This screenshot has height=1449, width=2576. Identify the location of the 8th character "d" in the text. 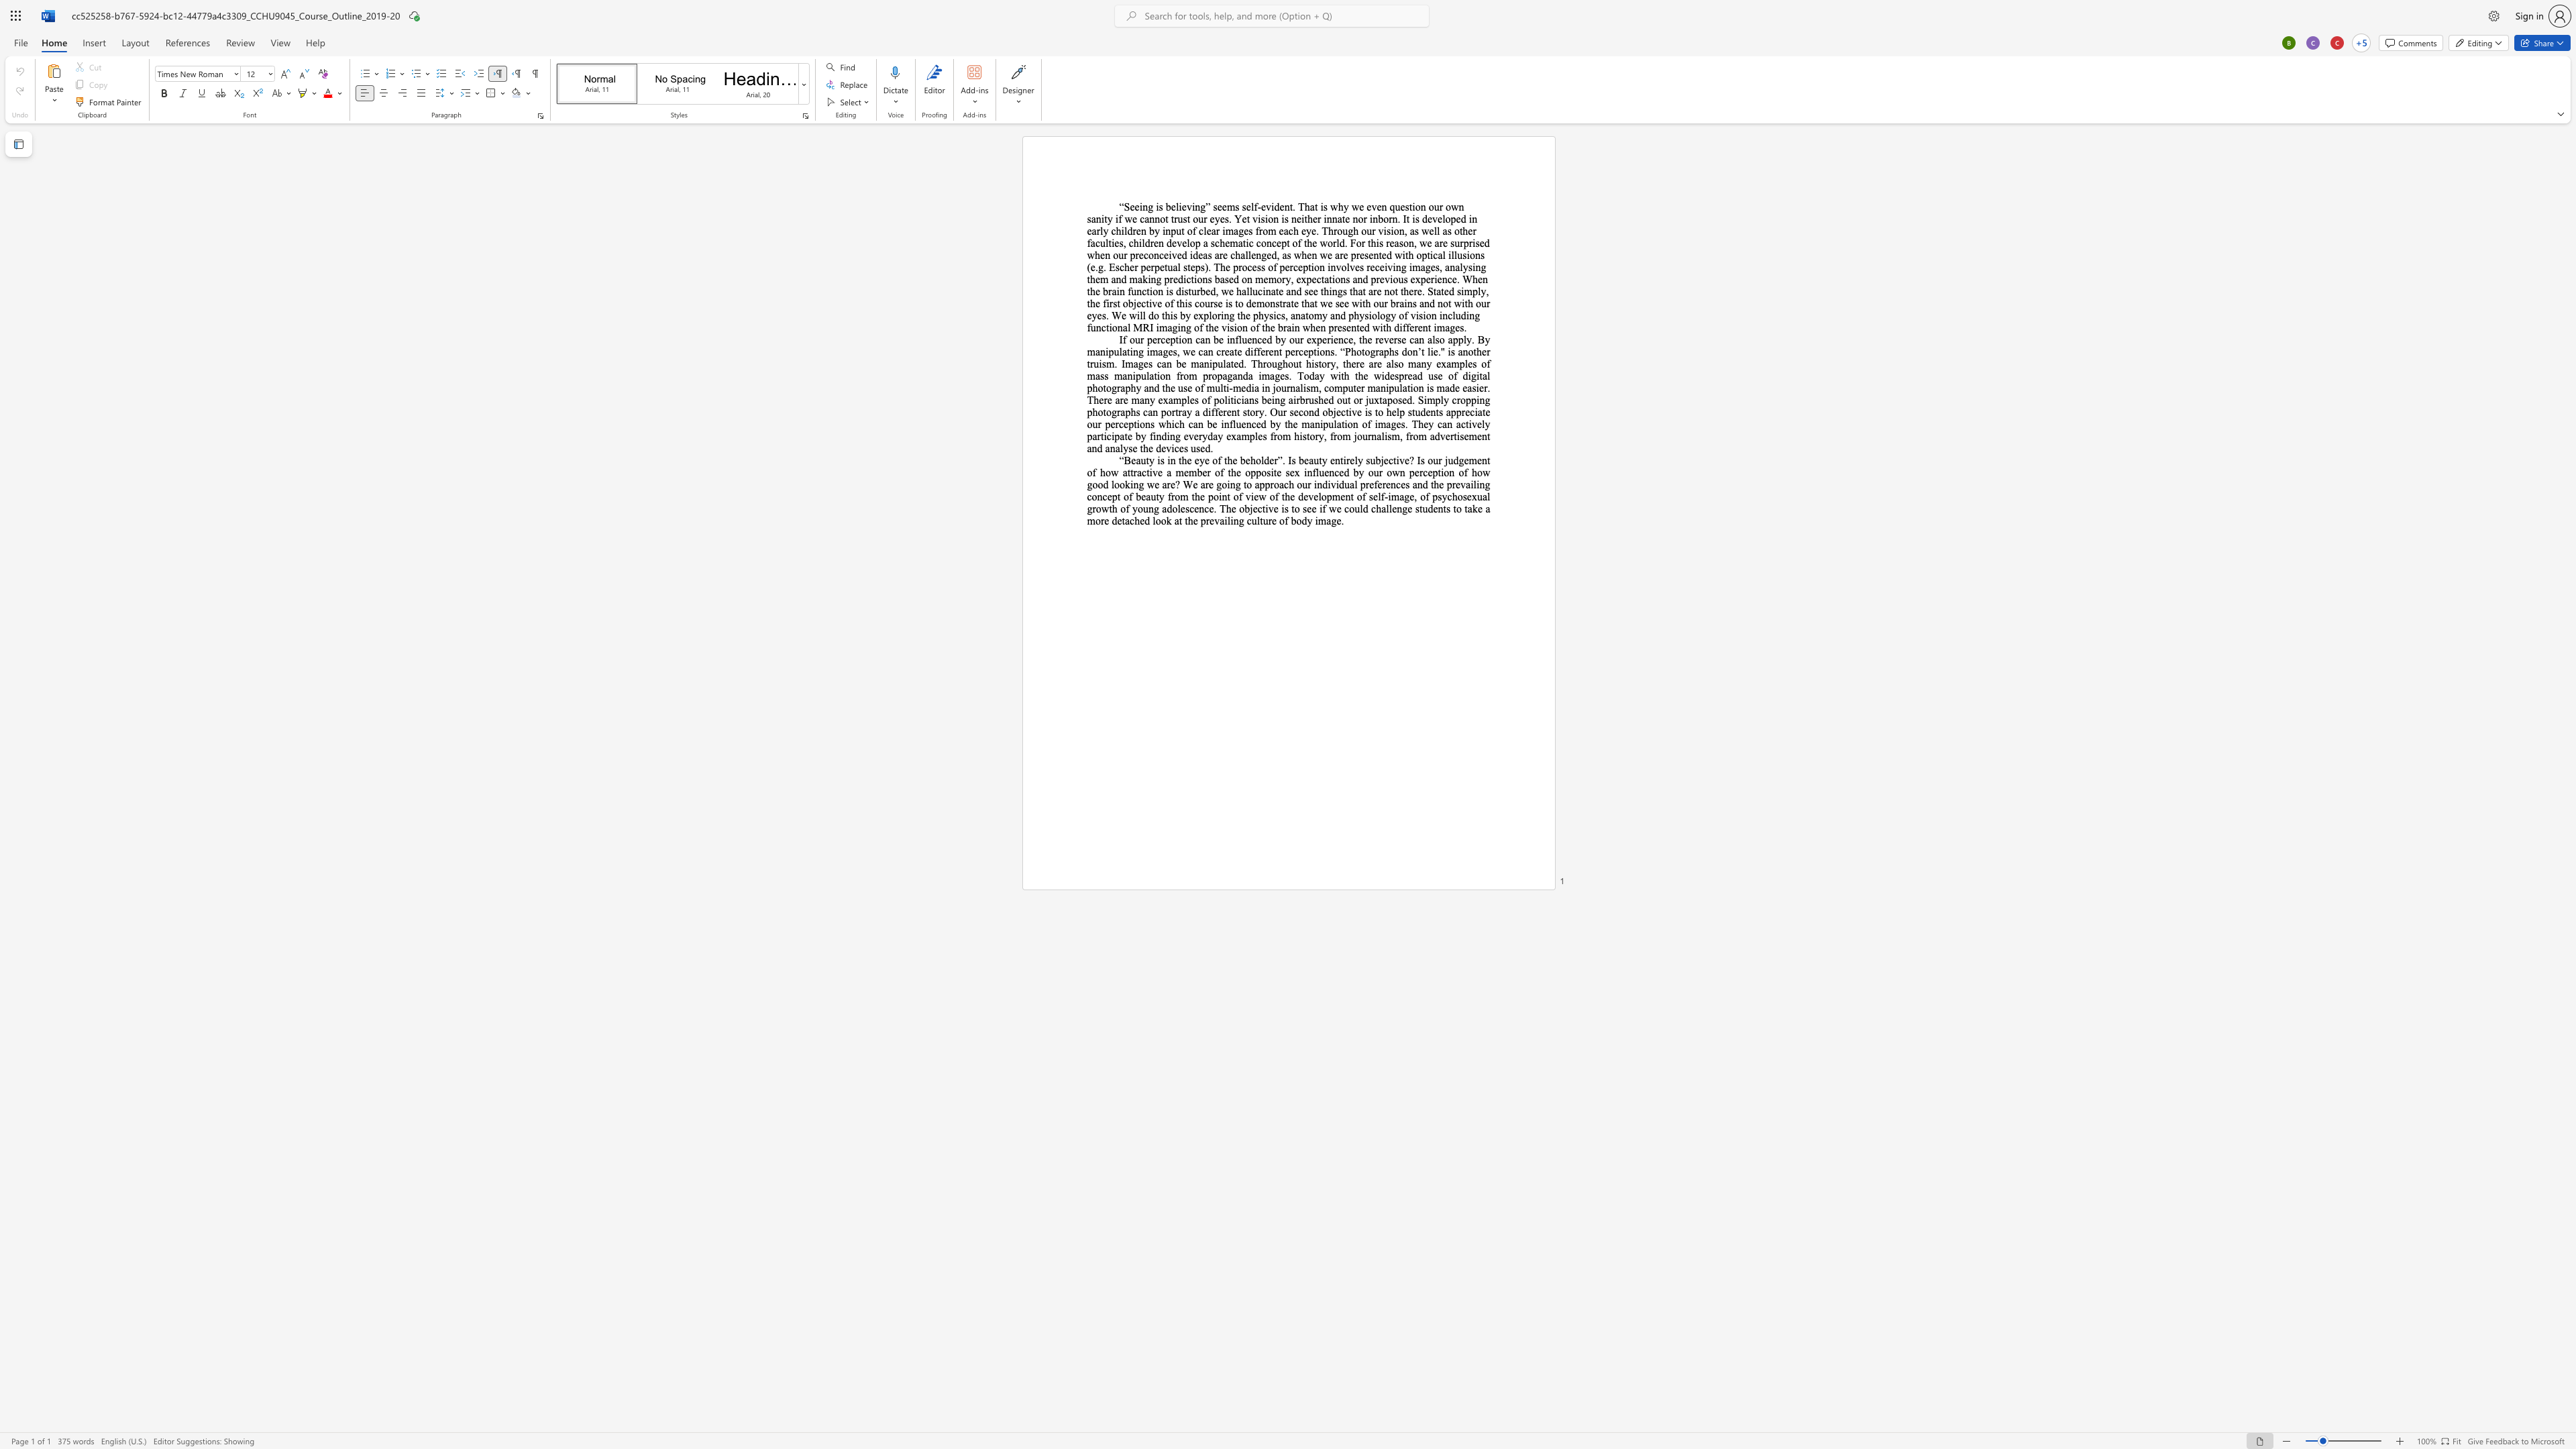
(1485, 242).